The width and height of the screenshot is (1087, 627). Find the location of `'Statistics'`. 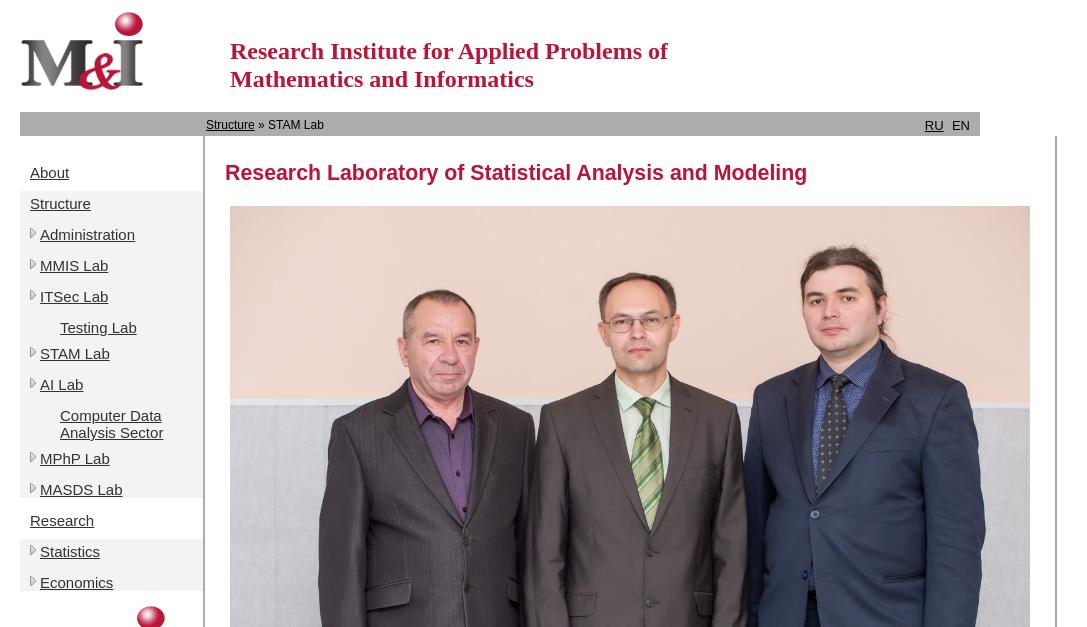

'Statistics' is located at coordinates (70, 551).